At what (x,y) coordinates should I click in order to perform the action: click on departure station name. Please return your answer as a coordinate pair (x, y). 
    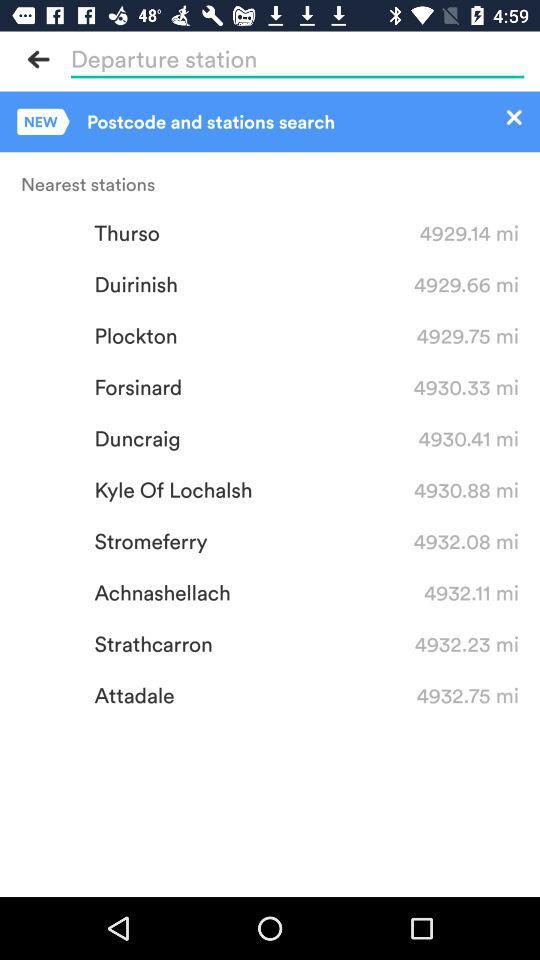
    Looking at the image, I should click on (296, 58).